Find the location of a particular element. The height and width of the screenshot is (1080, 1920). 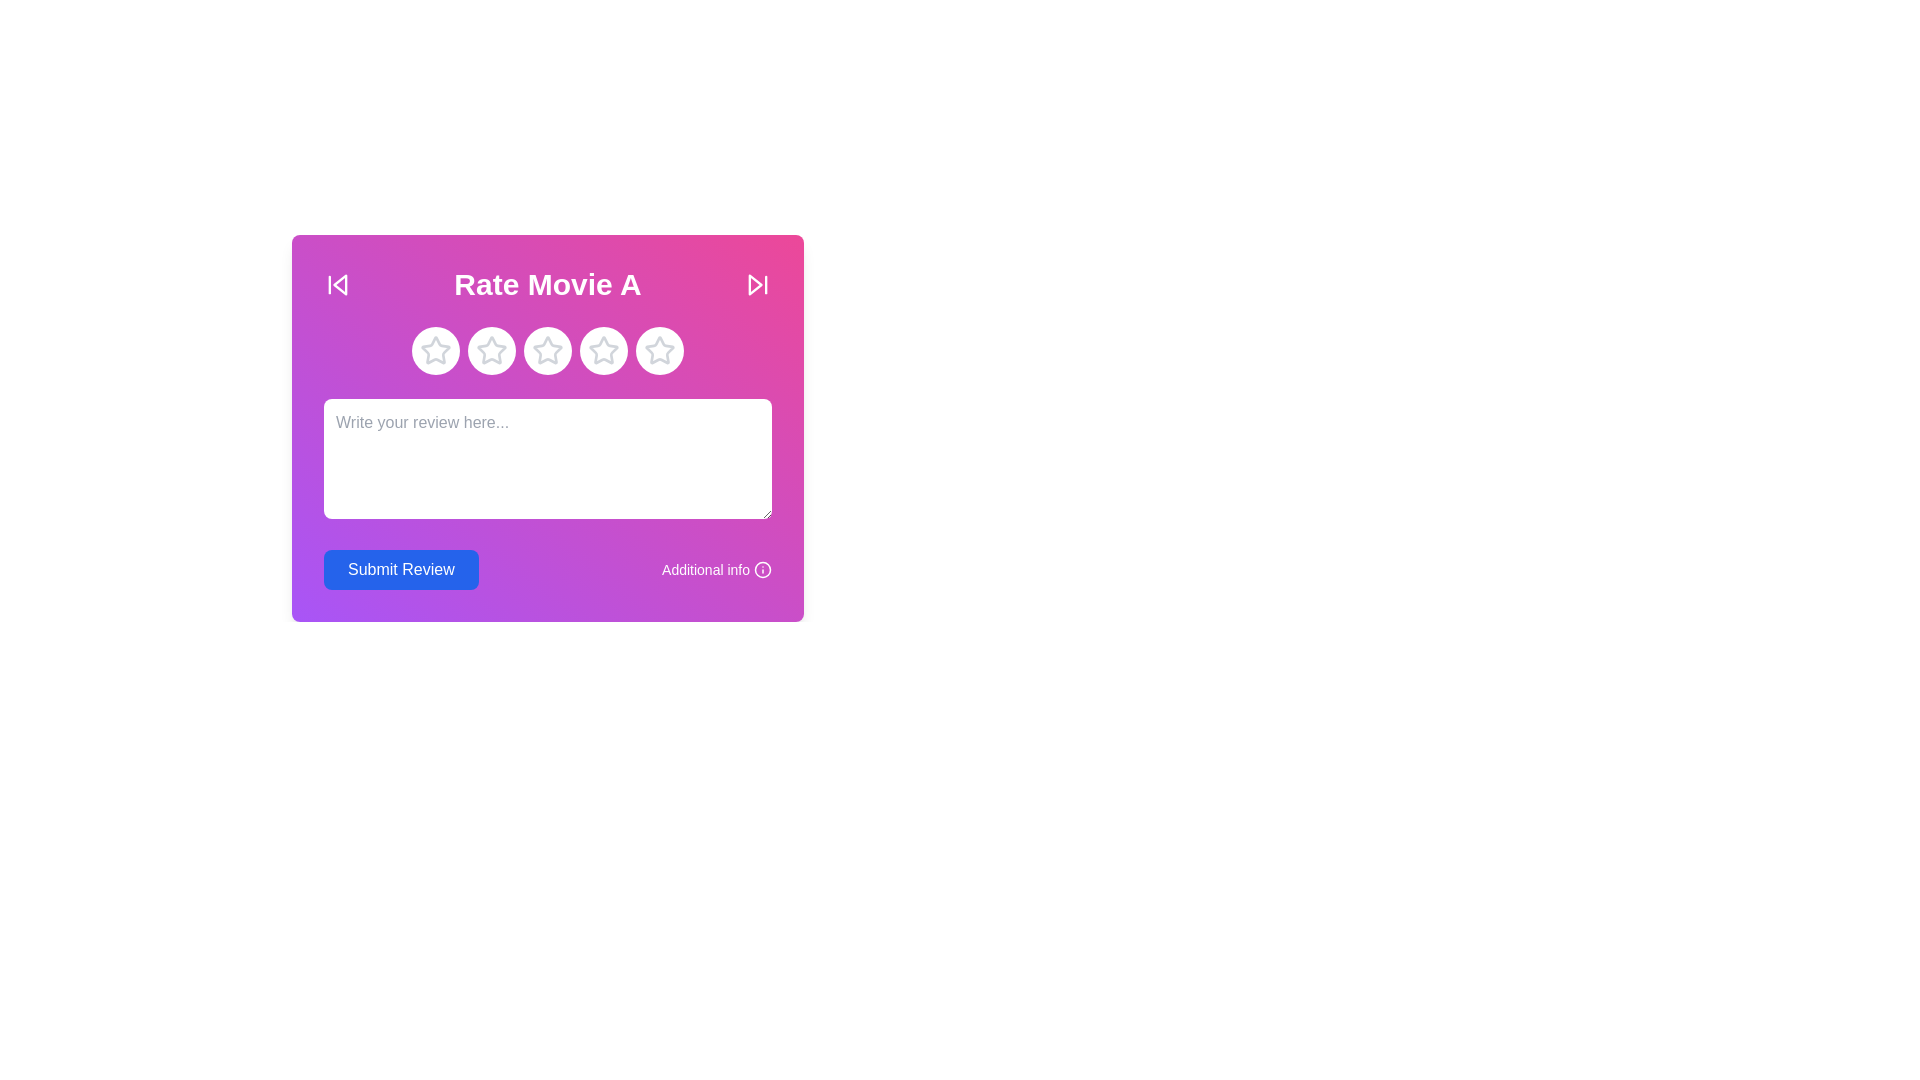

the third star-shaped rating icon, which is highlighted as the active selection, located below the title 'Rate Movie A' is located at coordinates (603, 350).